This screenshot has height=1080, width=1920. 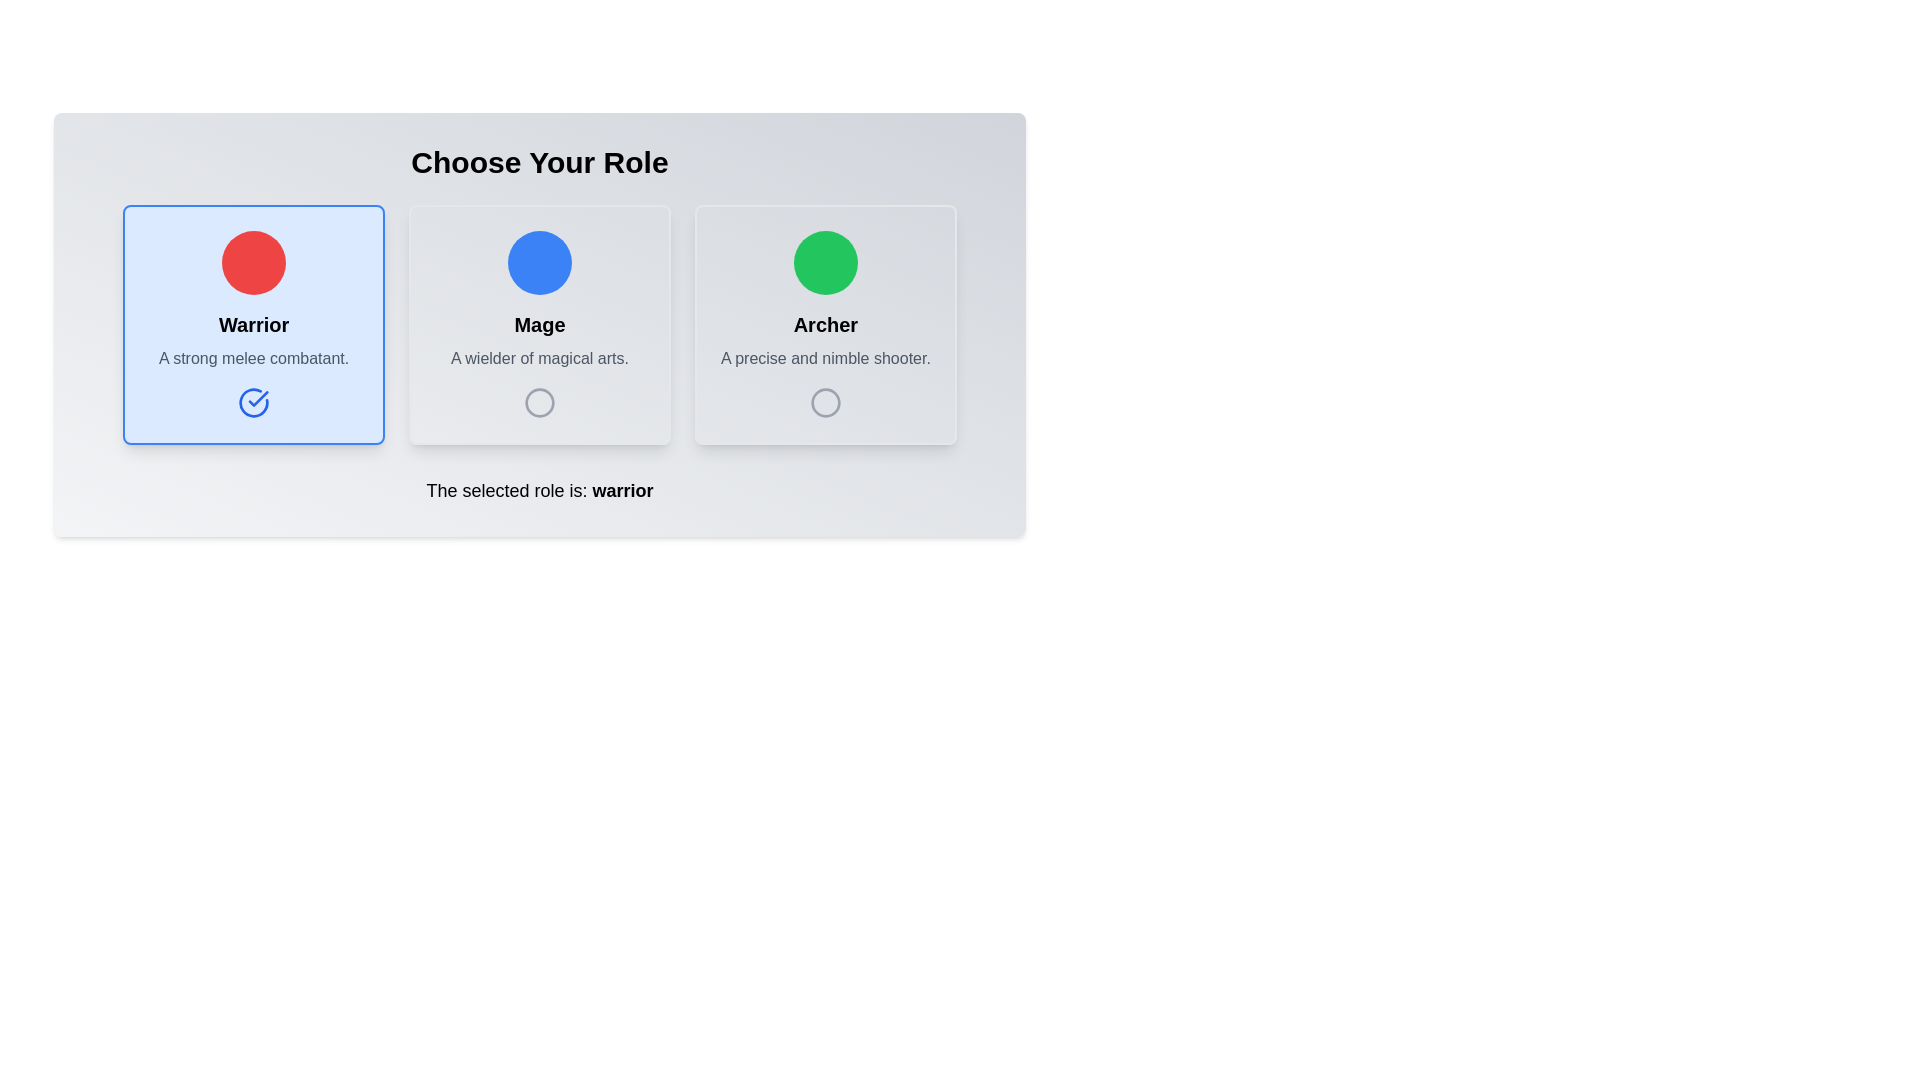 I want to click on the visual state of the circular icon with a blue outline and an inner checkmark symbol located at the center of the 'Warrior' card in the 'Choose Your Role' selection panel, so click(x=253, y=402).